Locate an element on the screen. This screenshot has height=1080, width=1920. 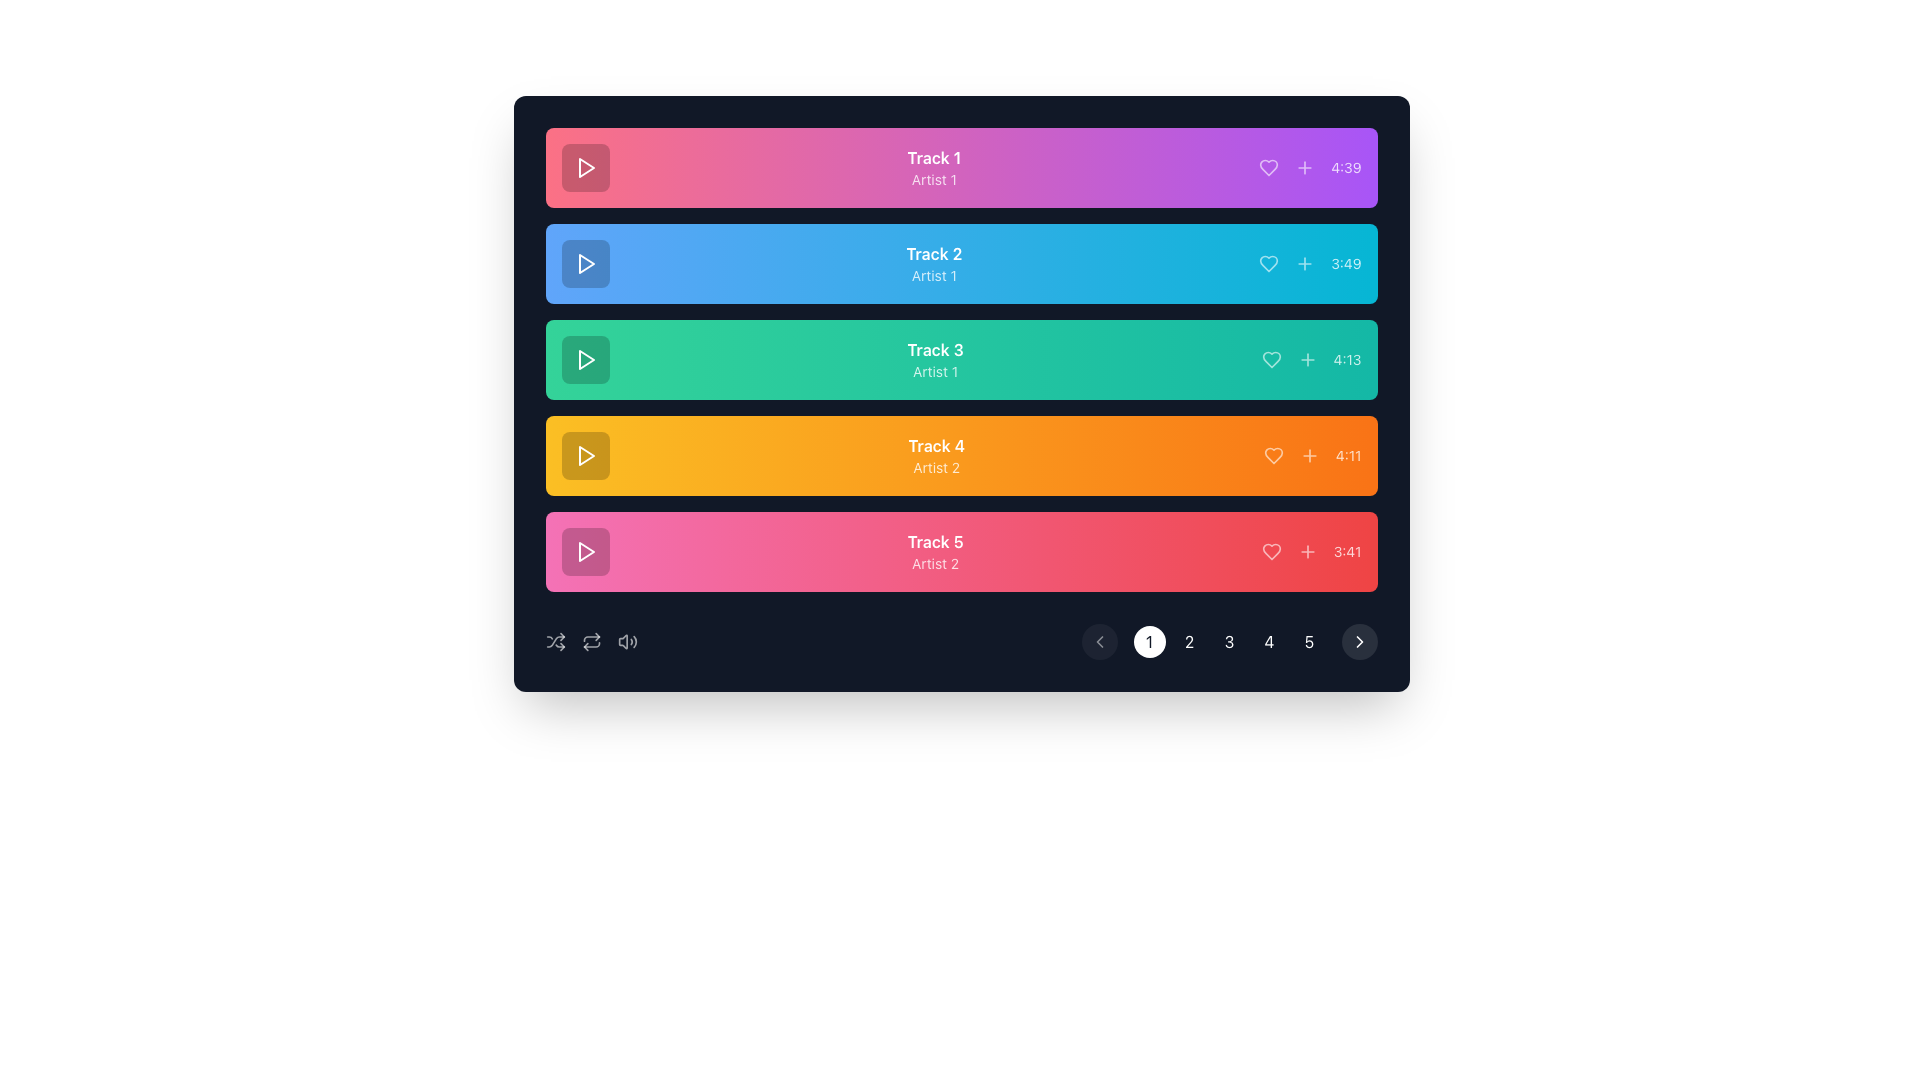
the play icon, which is a triangular play symbol located within a vibrant yellow square button, to play 'Track 4' is located at coordinates (585, 455).